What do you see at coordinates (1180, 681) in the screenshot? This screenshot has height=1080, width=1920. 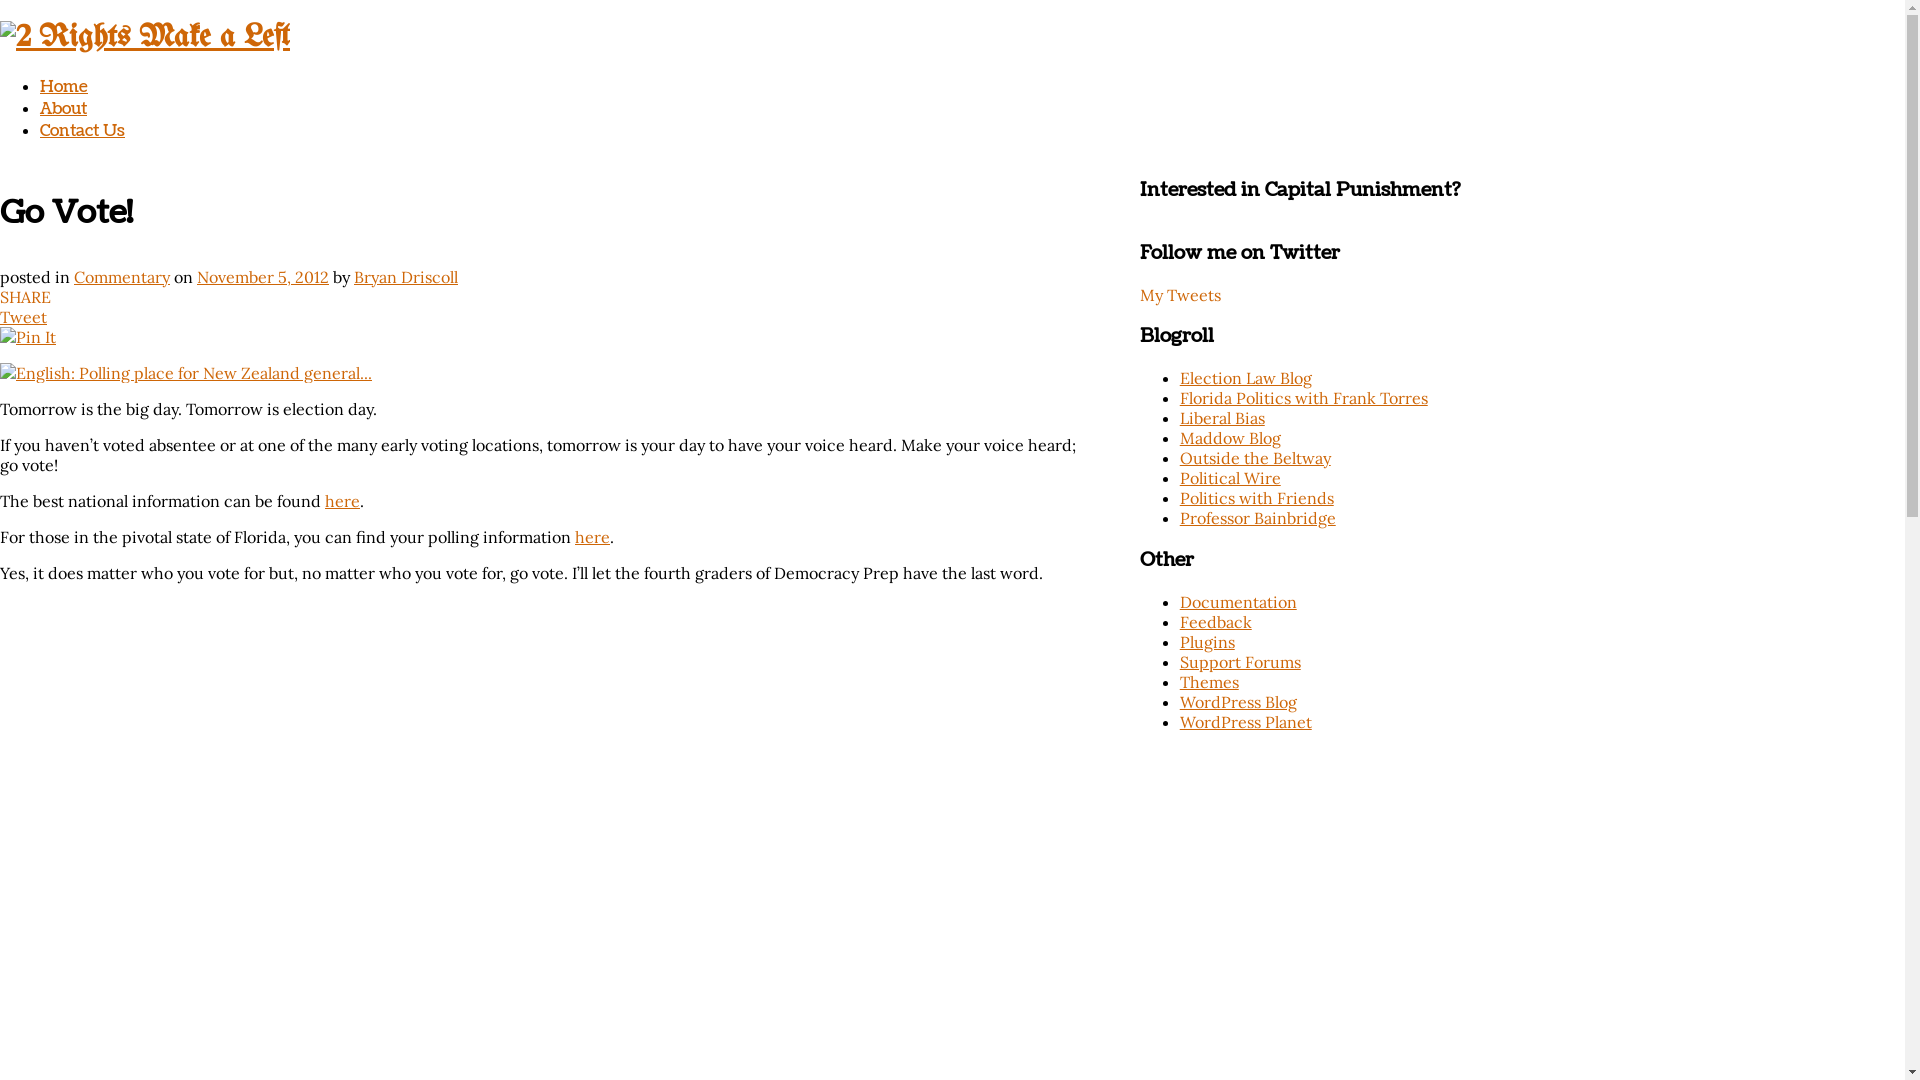 I see `'Themes'` at bounding box center [1180, 681].